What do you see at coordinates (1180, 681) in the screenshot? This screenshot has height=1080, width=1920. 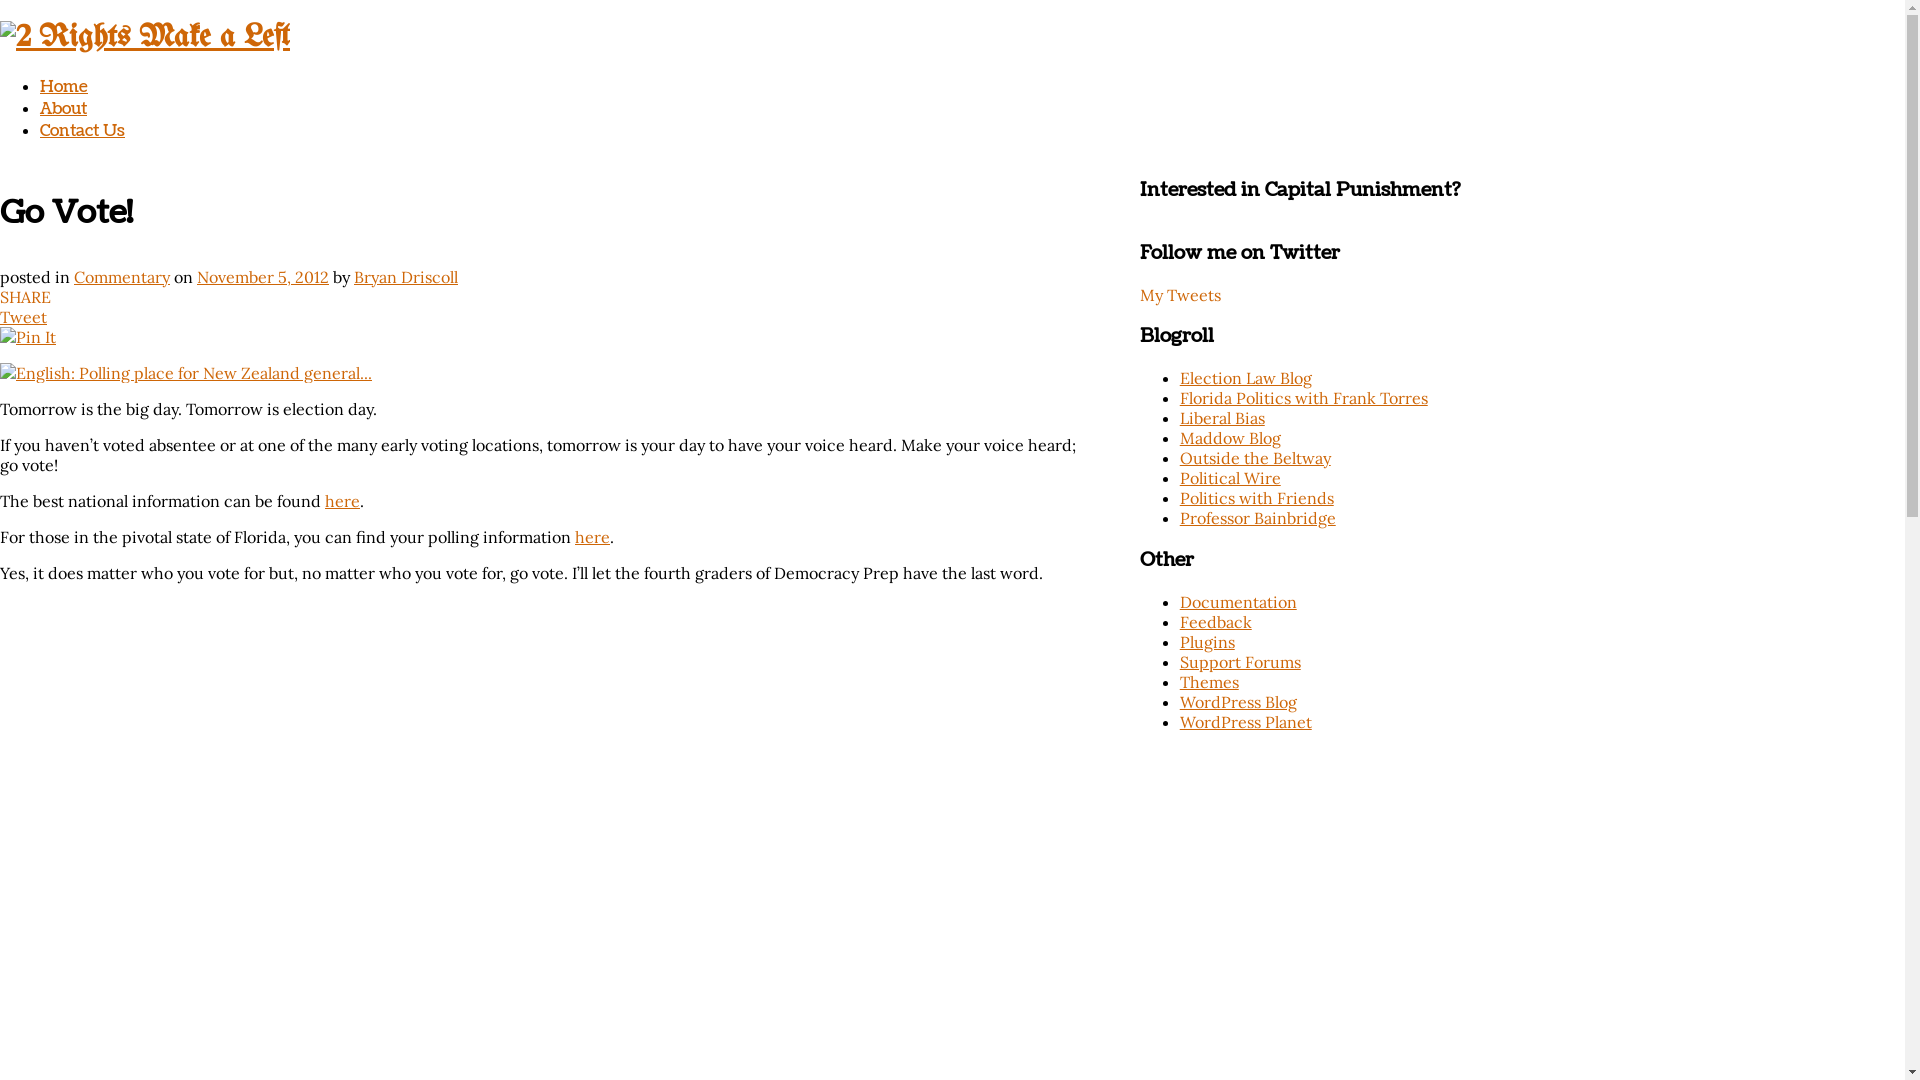 I see `'Themes'` at bounding box center [1180, 681].